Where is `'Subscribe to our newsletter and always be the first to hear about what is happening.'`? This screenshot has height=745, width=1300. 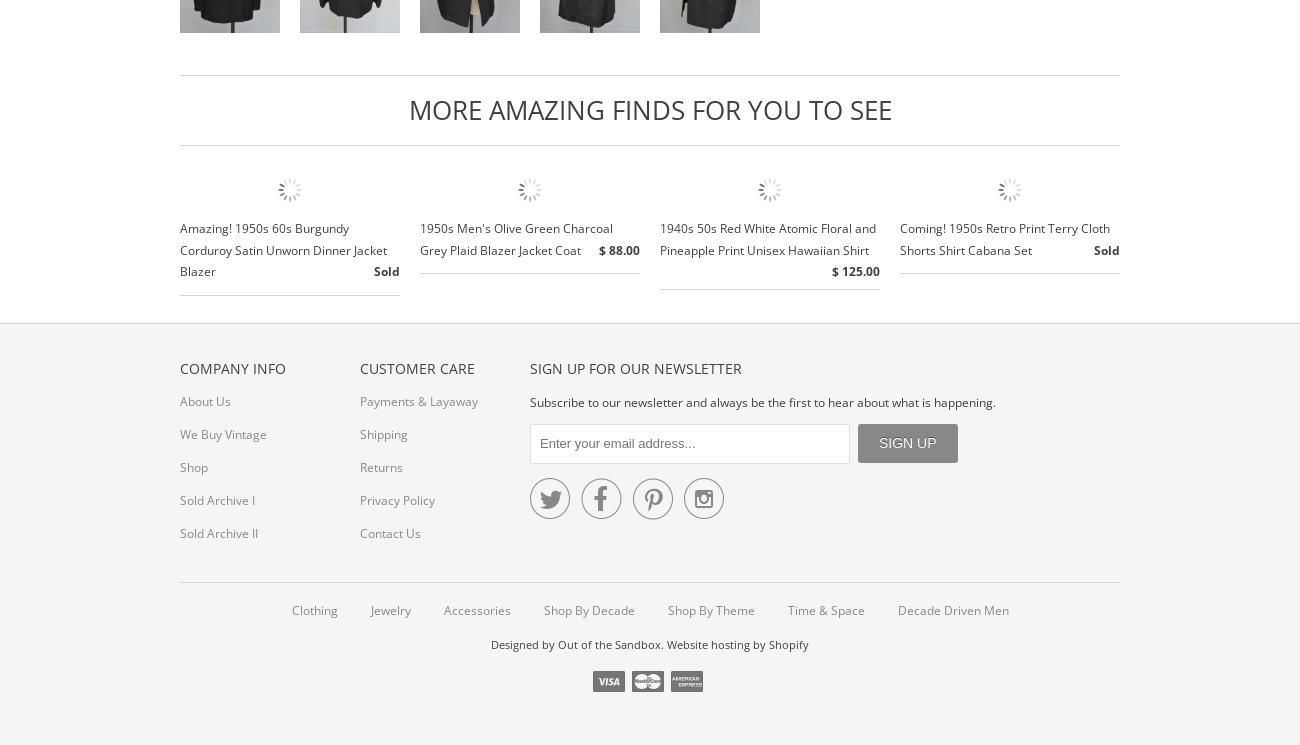
'Subscribe to our newsletter and always be the first to hear about what is happening.' is located at coordinates (761, 401).